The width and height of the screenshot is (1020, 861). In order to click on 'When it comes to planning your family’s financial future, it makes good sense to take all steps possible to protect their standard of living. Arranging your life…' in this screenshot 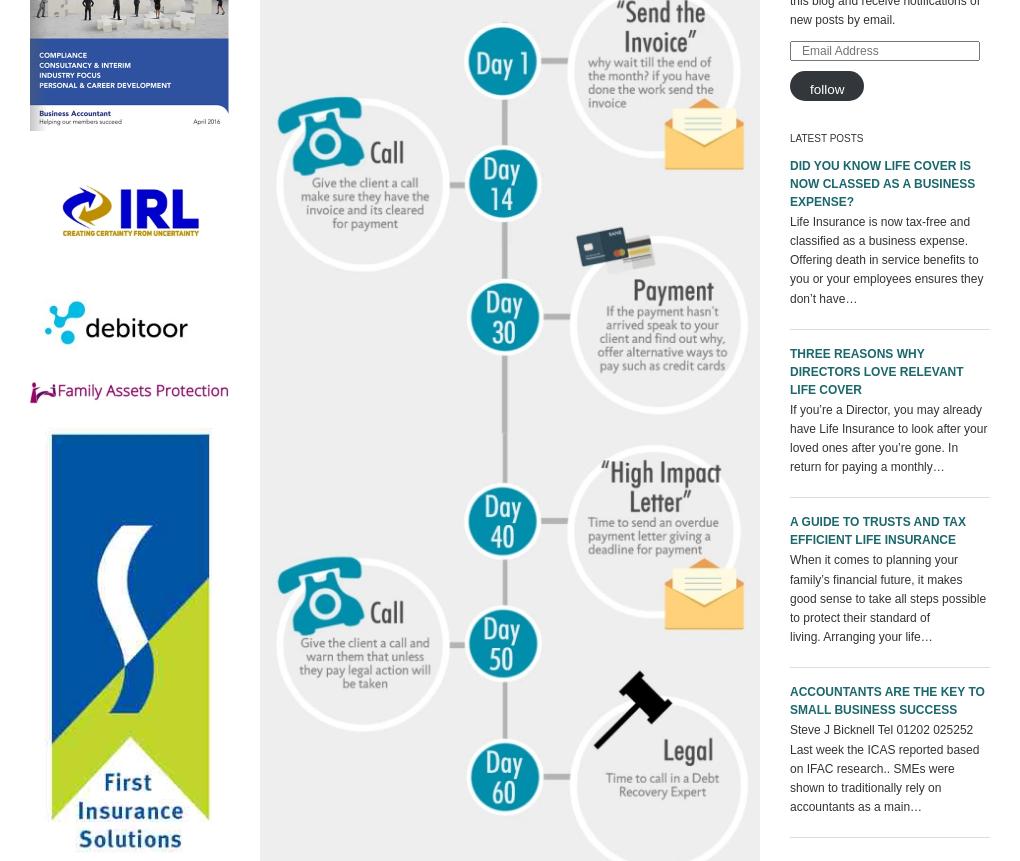, I will do `click(887, 597)`.